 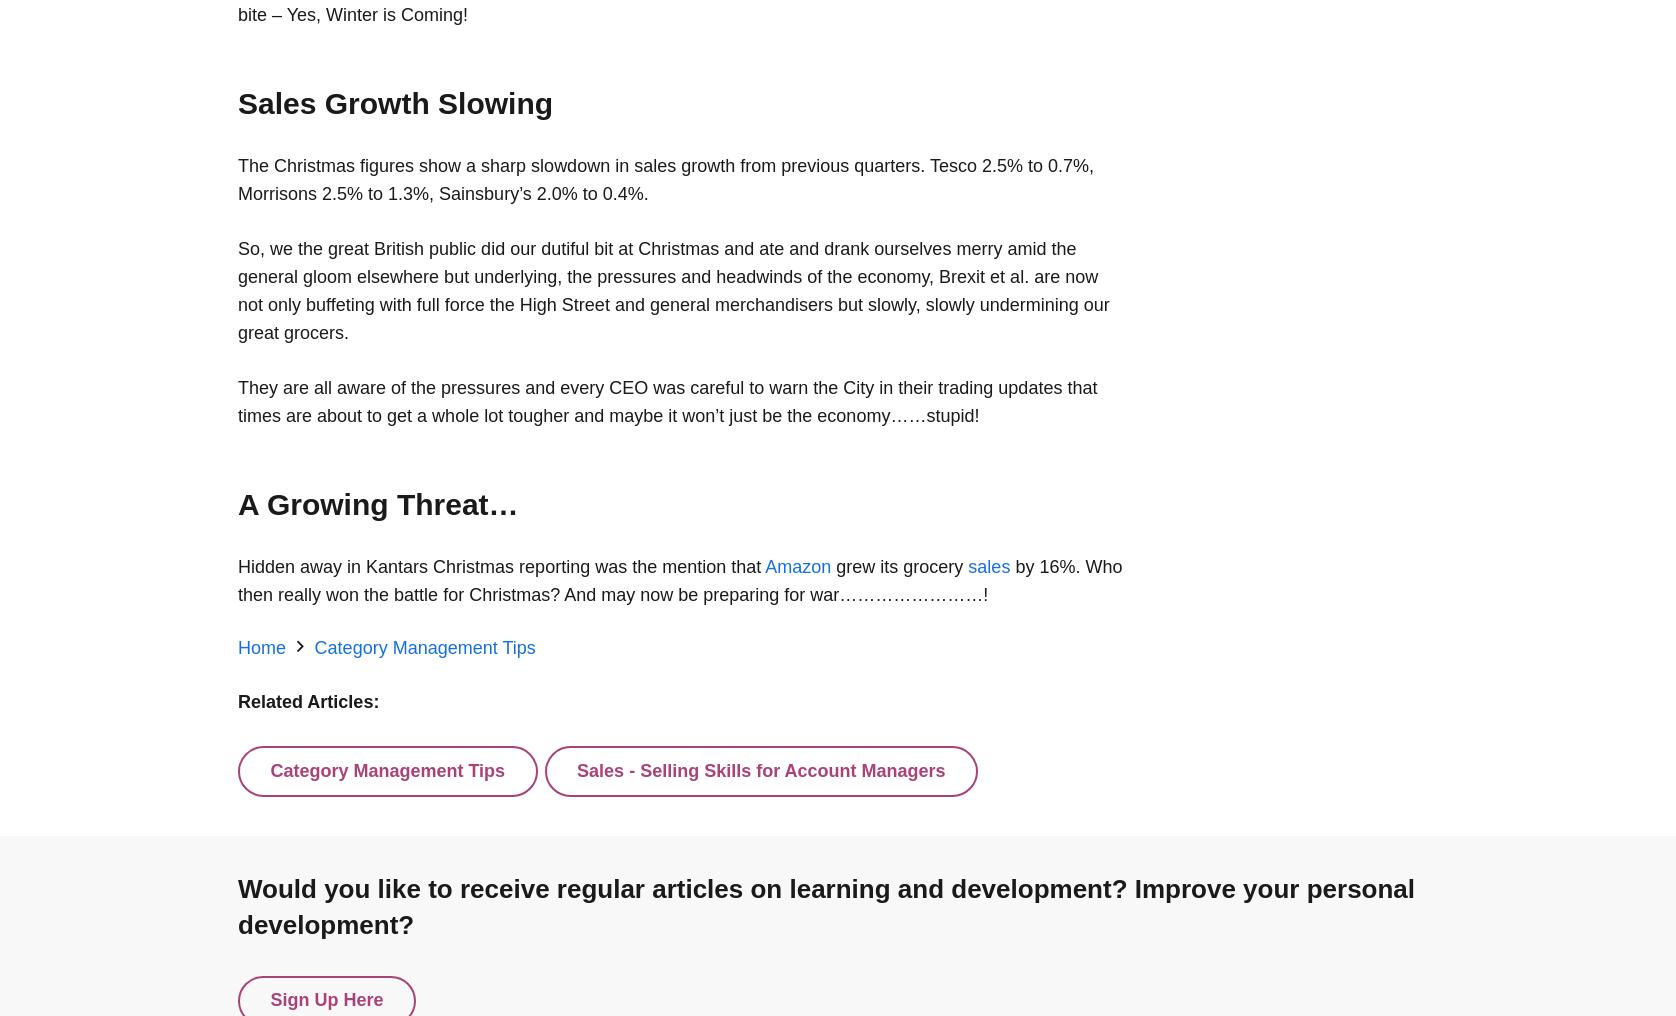 What do you see at coordinates (899, 565) in the screenshot?
I see `'grew its grocery'` at bounding box center [899, 565].